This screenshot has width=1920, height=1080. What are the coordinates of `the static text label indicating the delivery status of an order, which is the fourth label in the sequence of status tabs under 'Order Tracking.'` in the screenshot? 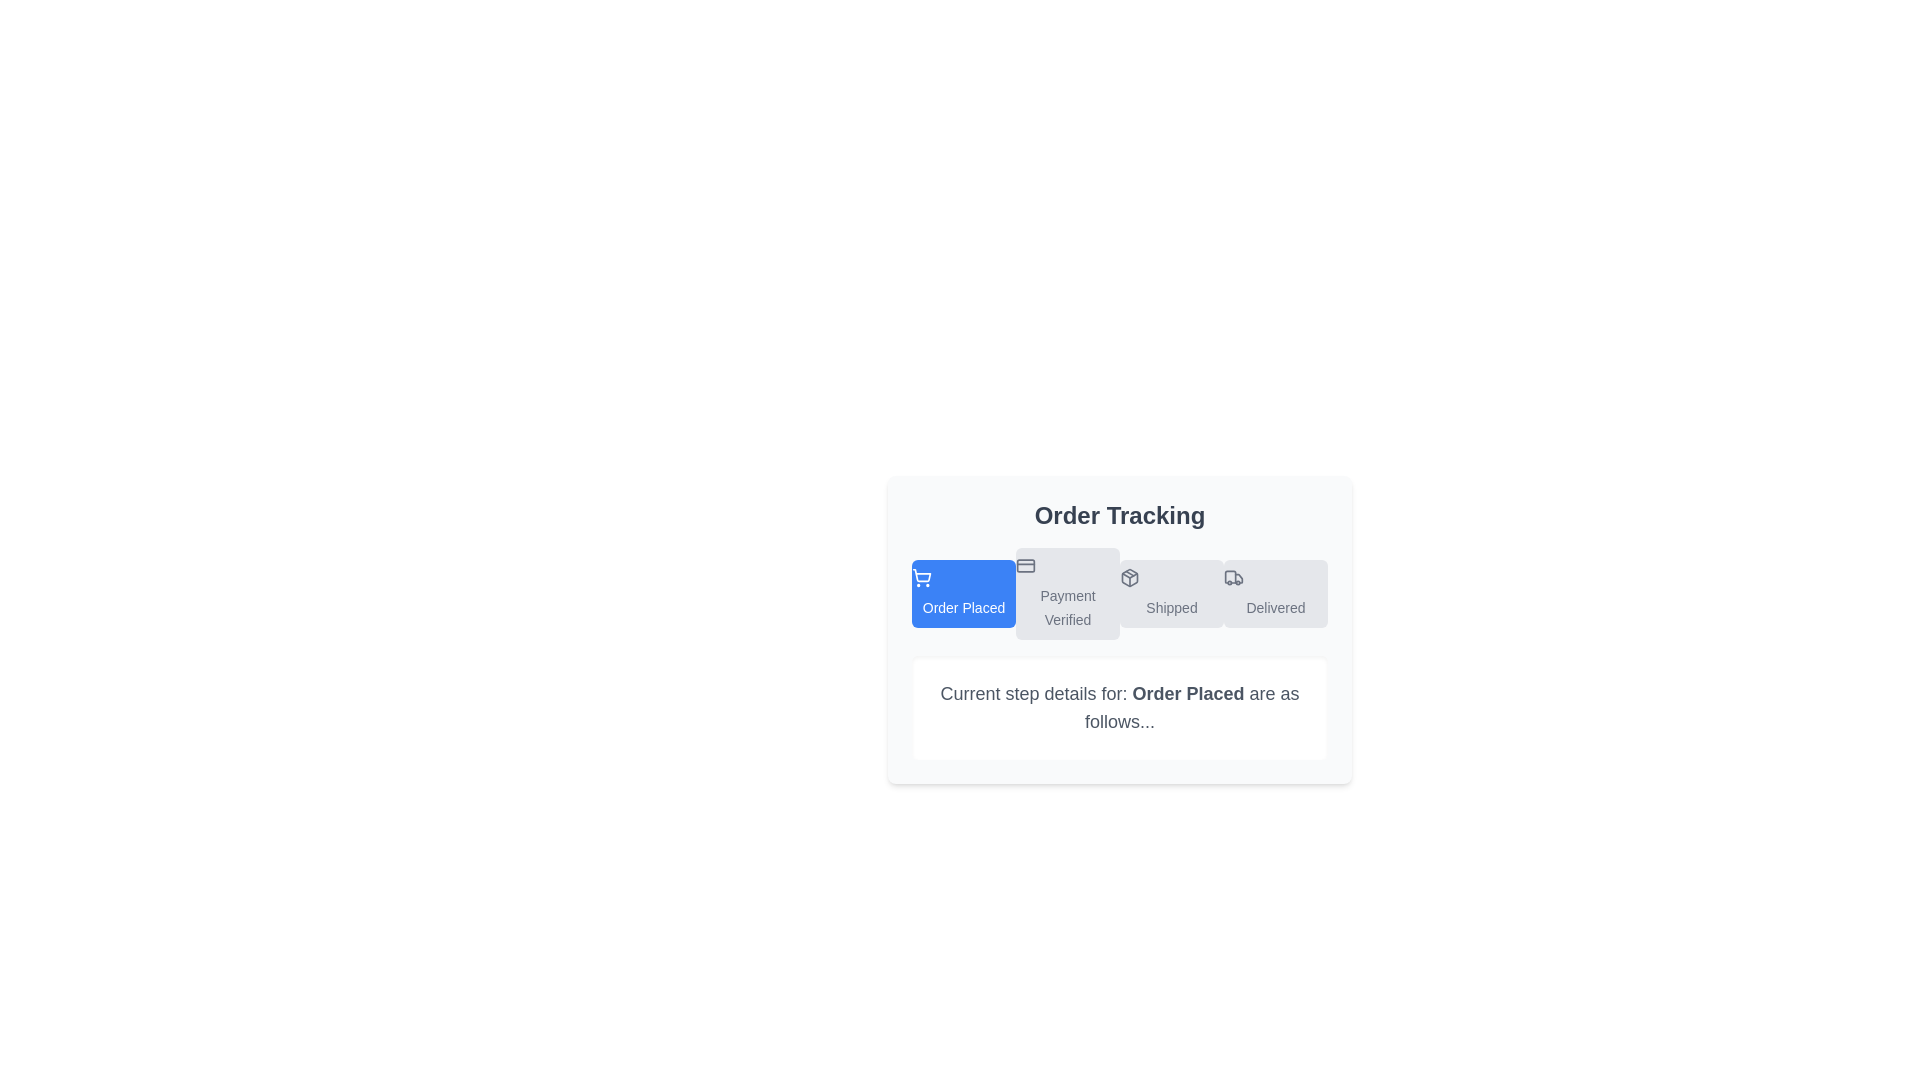 It's located at (1275, 607).